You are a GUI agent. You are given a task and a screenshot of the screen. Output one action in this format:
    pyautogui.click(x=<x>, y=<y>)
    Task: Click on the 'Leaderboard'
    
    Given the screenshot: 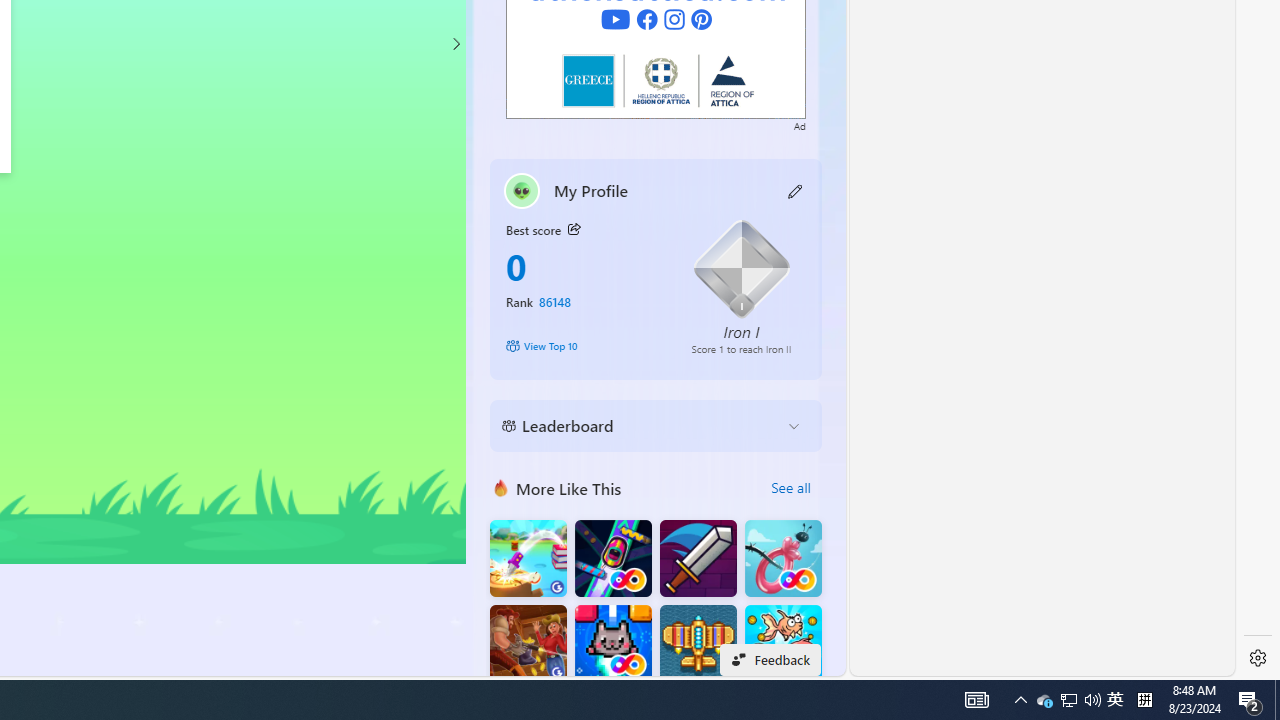 What is the action you would take?
    pyautogui.click(x=640, y=424)
    